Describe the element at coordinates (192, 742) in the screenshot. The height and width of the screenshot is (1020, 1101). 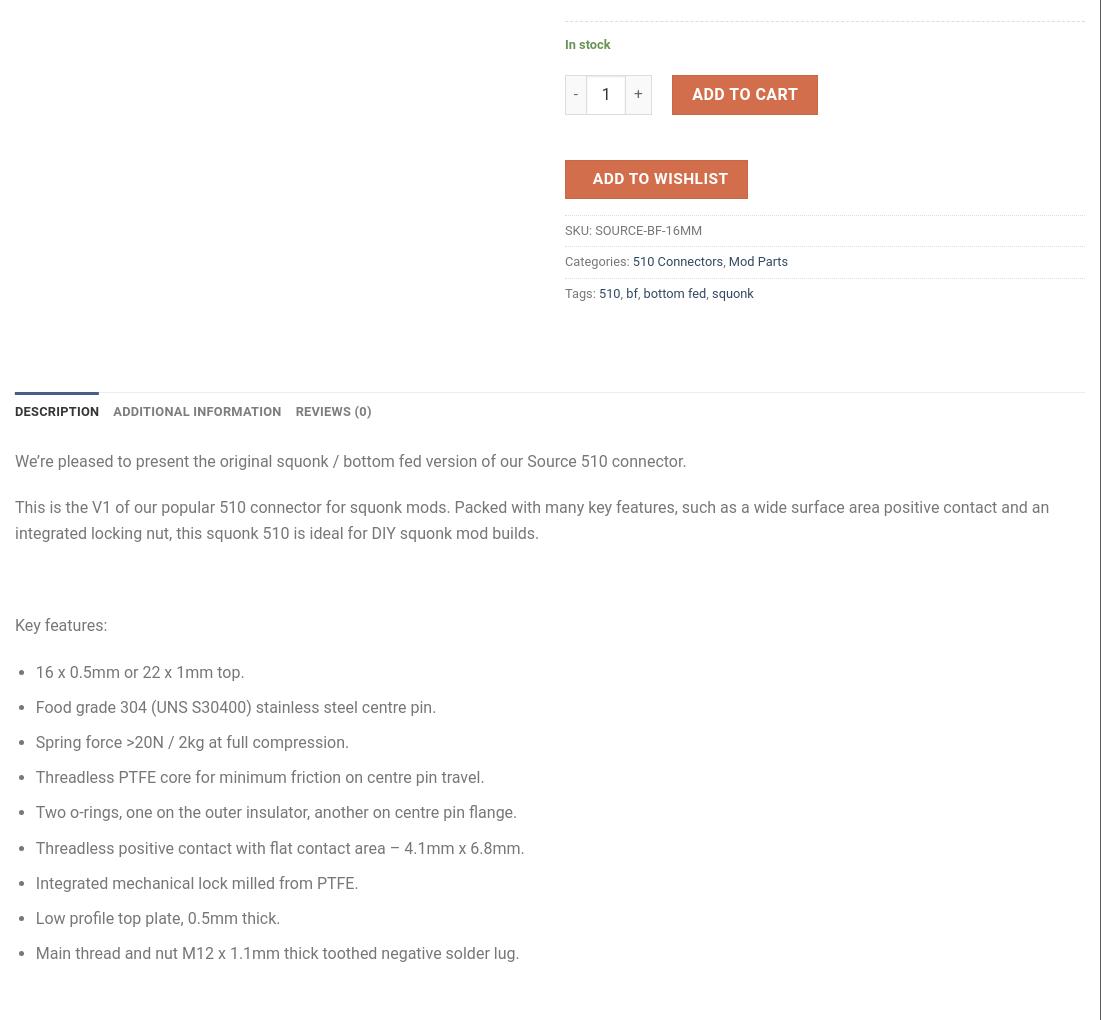
I see `'Spring force >20N / 2kg at full compression.'` at that location.